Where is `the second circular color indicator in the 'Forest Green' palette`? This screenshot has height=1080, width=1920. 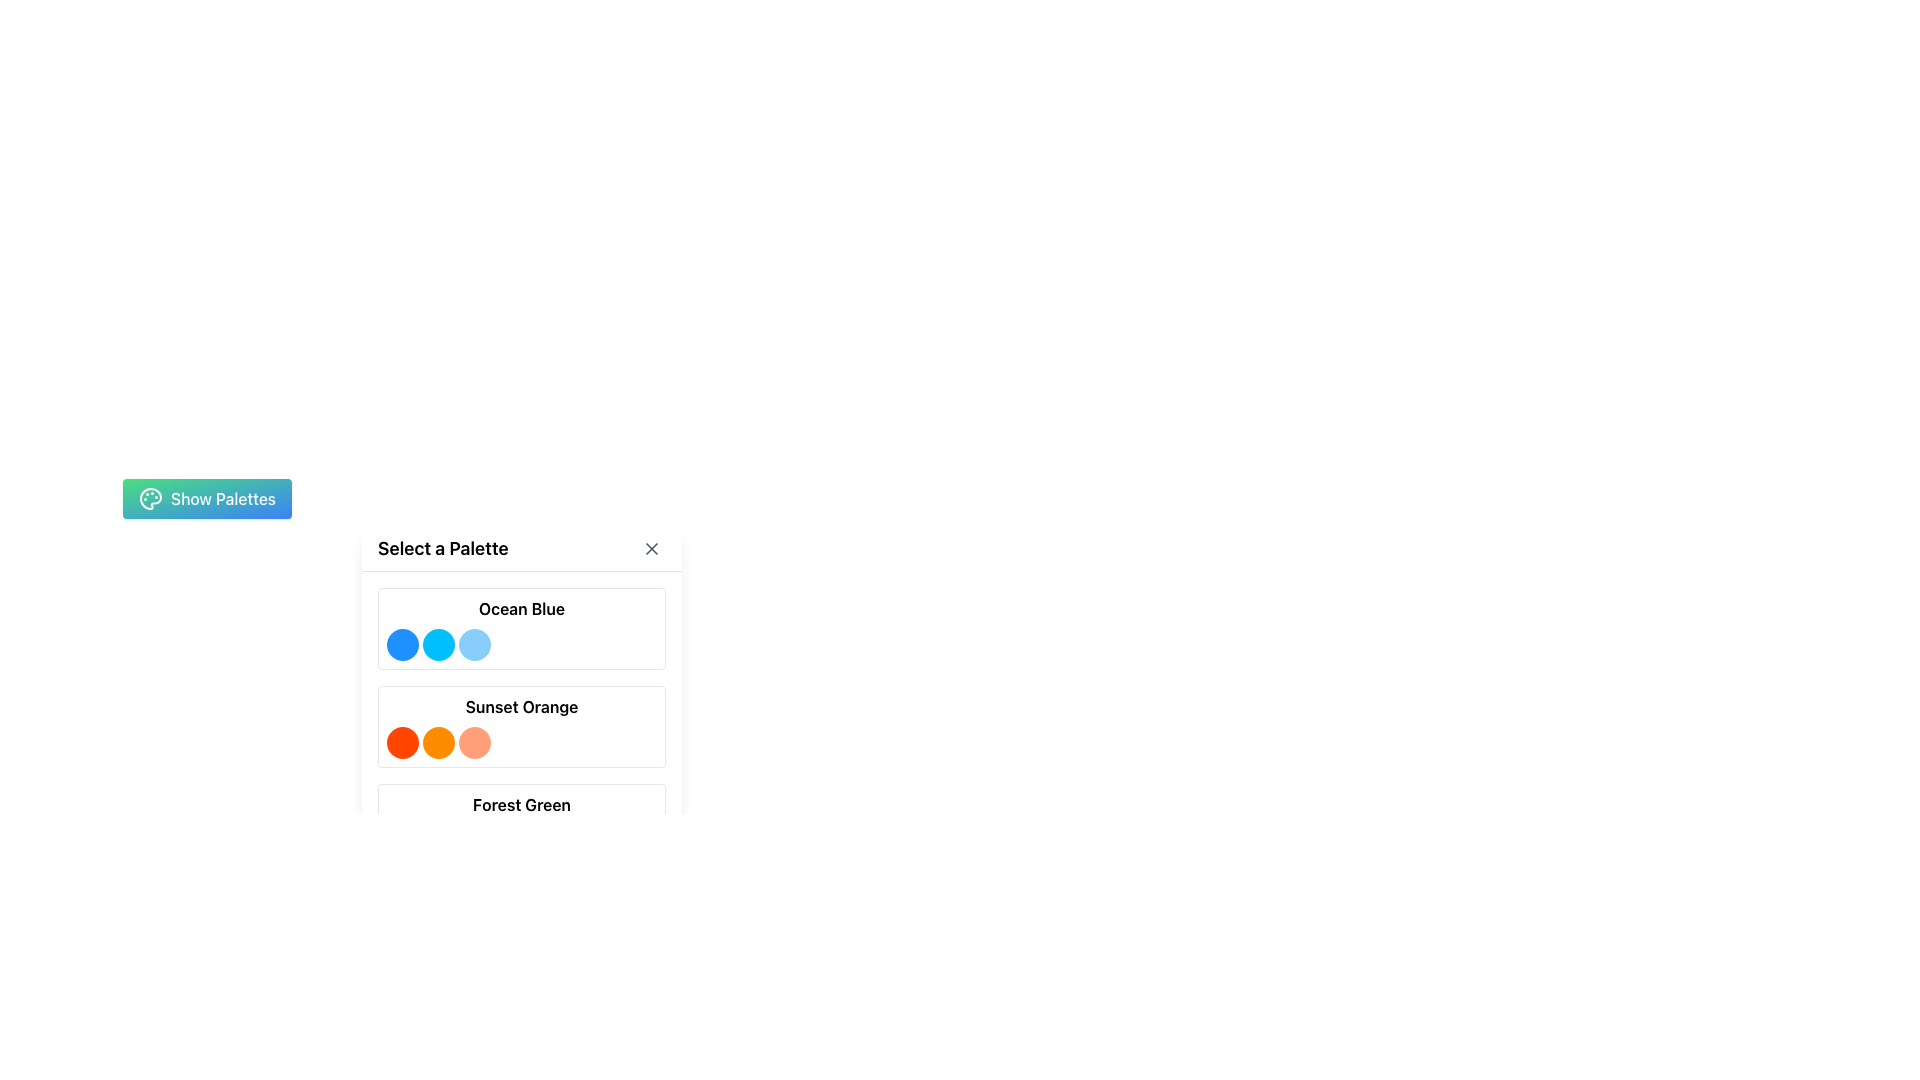 the second circular color indicator in the 'Forest Green' palette is located at coordinates (437, 840).